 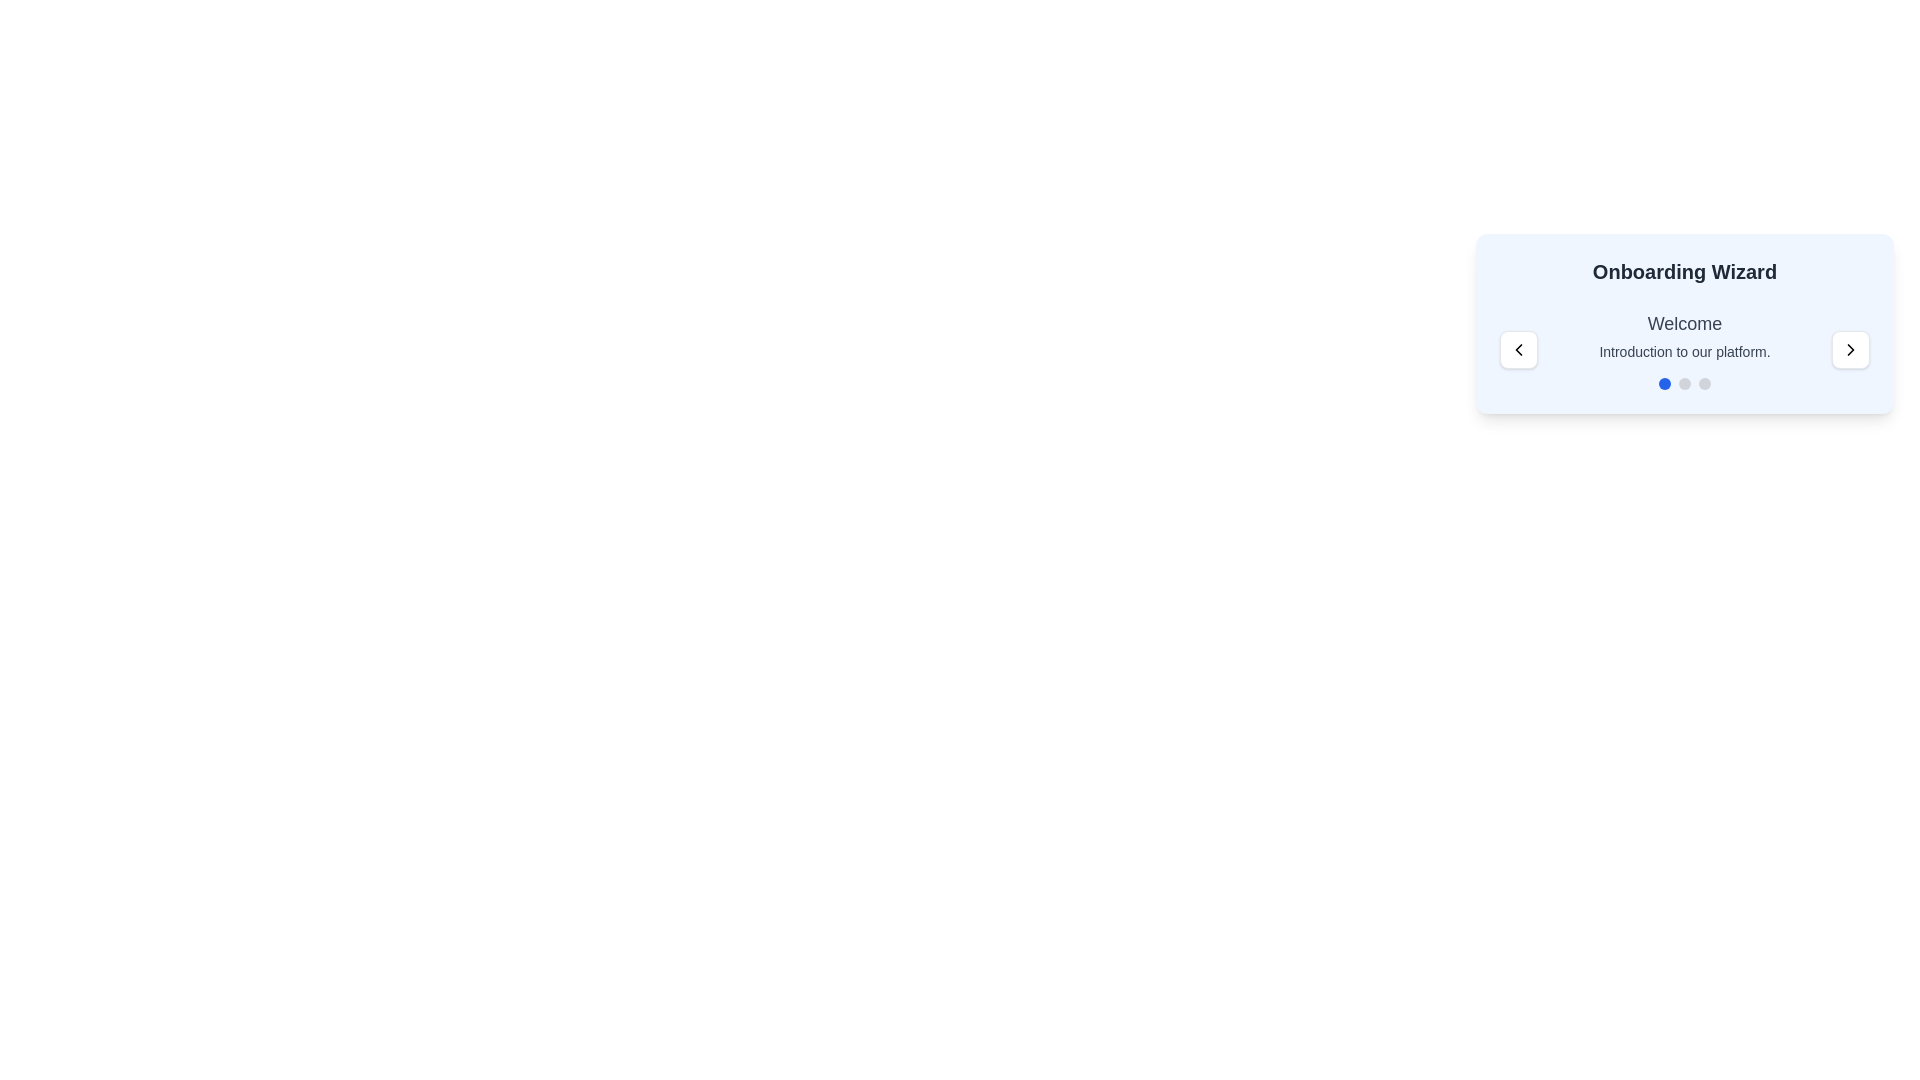 I want to click on the third circular navigation indicator in the Onboarding Wizard interface, so click(x=1703, y=384).